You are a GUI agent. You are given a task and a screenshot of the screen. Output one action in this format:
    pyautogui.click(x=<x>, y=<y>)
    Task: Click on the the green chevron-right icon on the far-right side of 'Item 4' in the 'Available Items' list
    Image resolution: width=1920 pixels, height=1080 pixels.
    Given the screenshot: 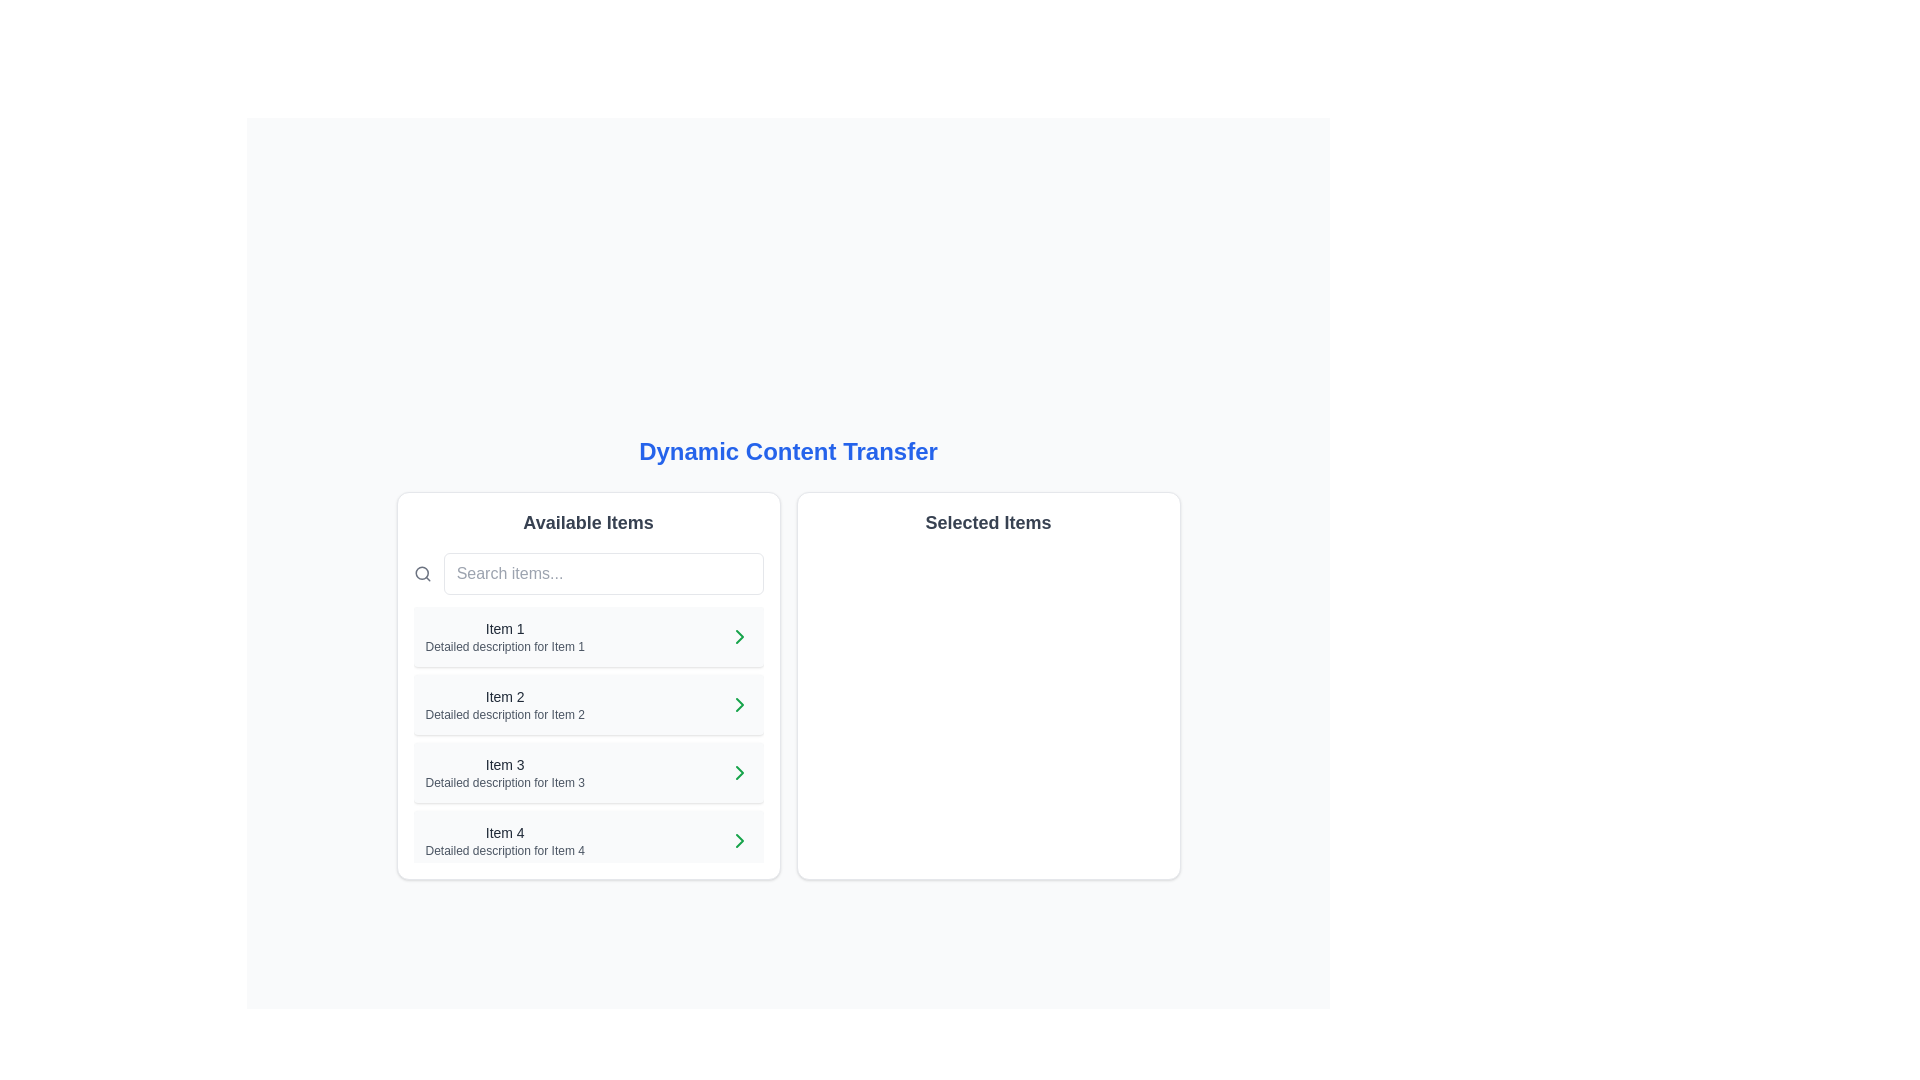 What is the action you would take?
    pyautogui.click(x=738, y=840)
    